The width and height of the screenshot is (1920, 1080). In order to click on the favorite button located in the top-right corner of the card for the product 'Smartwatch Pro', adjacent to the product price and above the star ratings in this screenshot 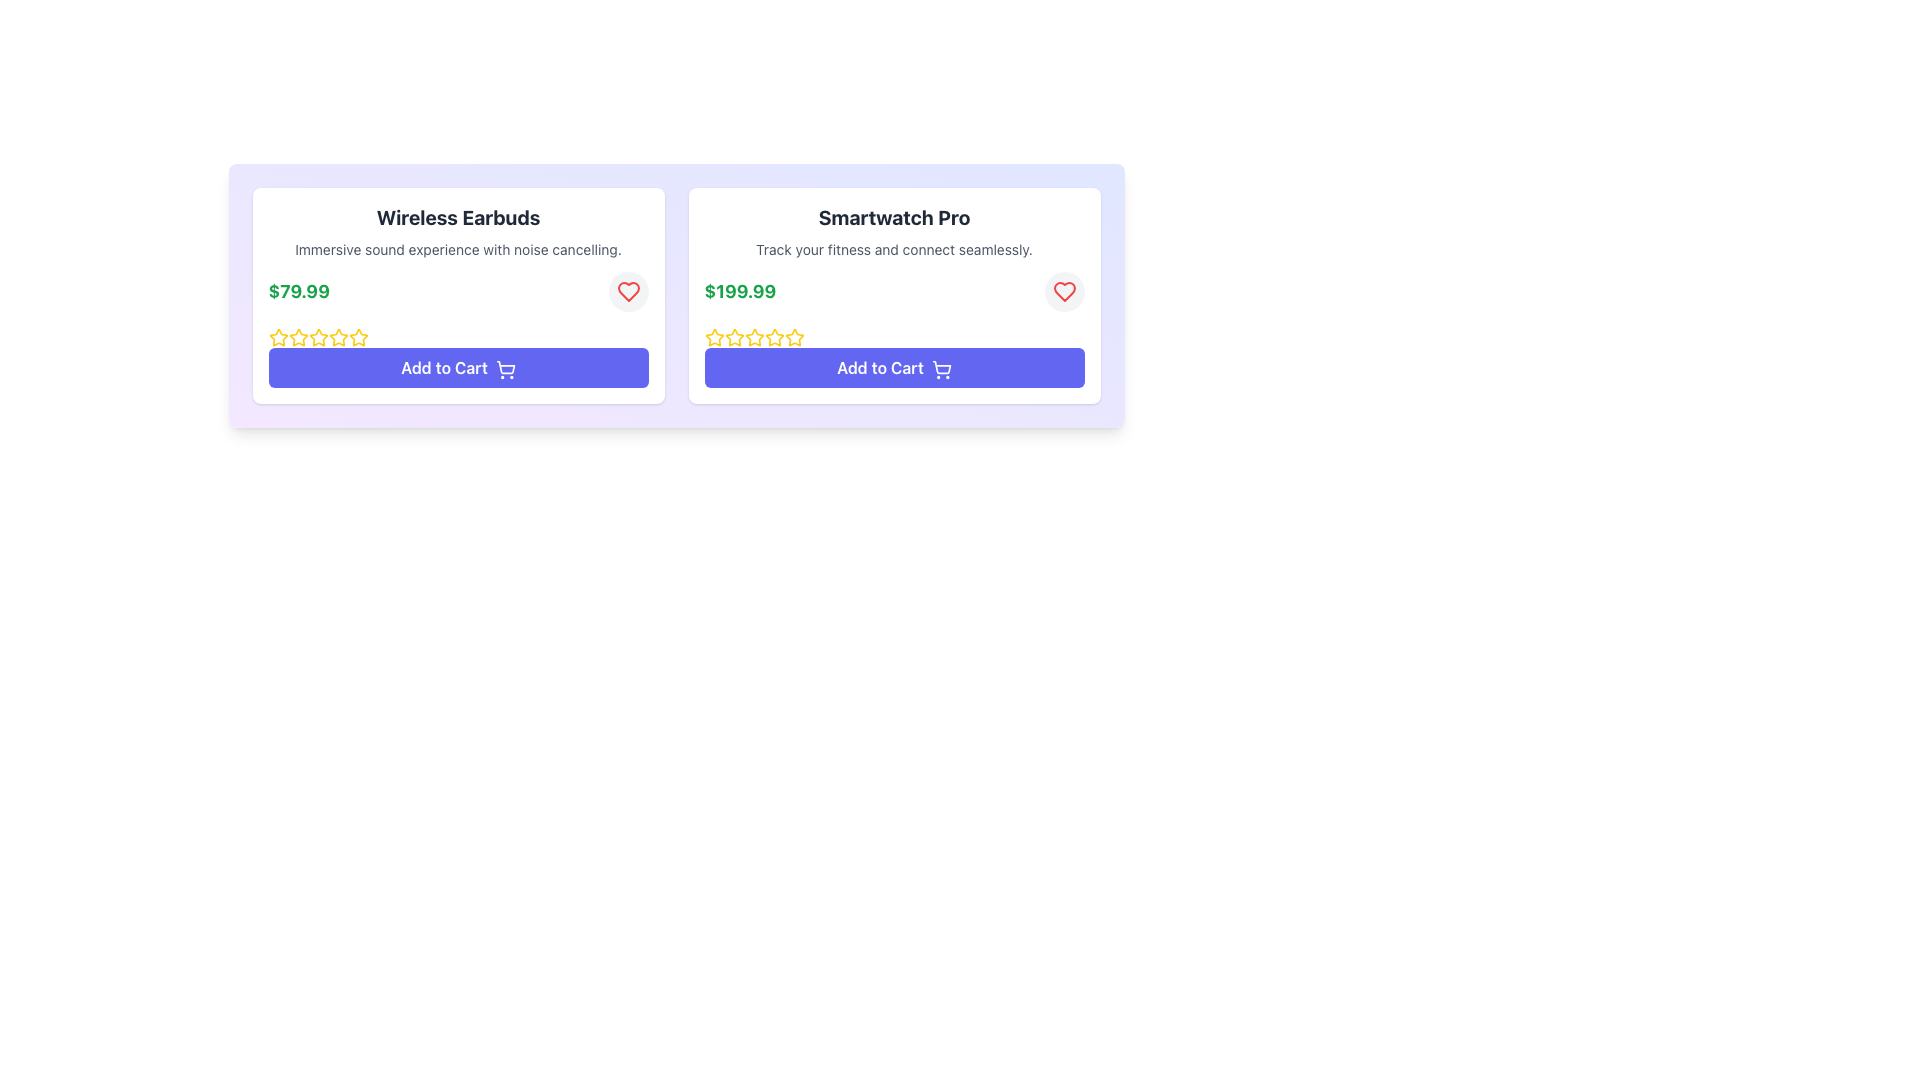, I will do `click(1063, 292)`.